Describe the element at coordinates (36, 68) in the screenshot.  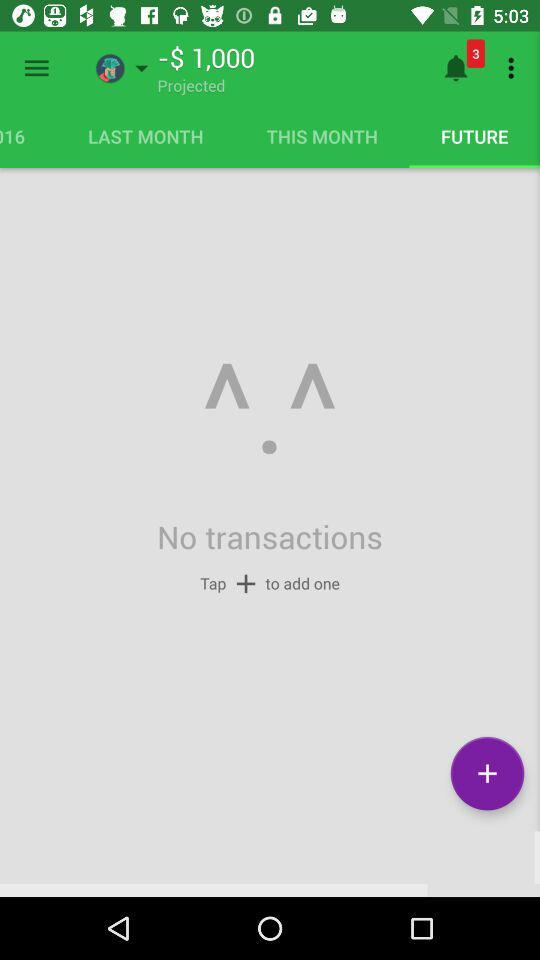
I see `menu` at that location.